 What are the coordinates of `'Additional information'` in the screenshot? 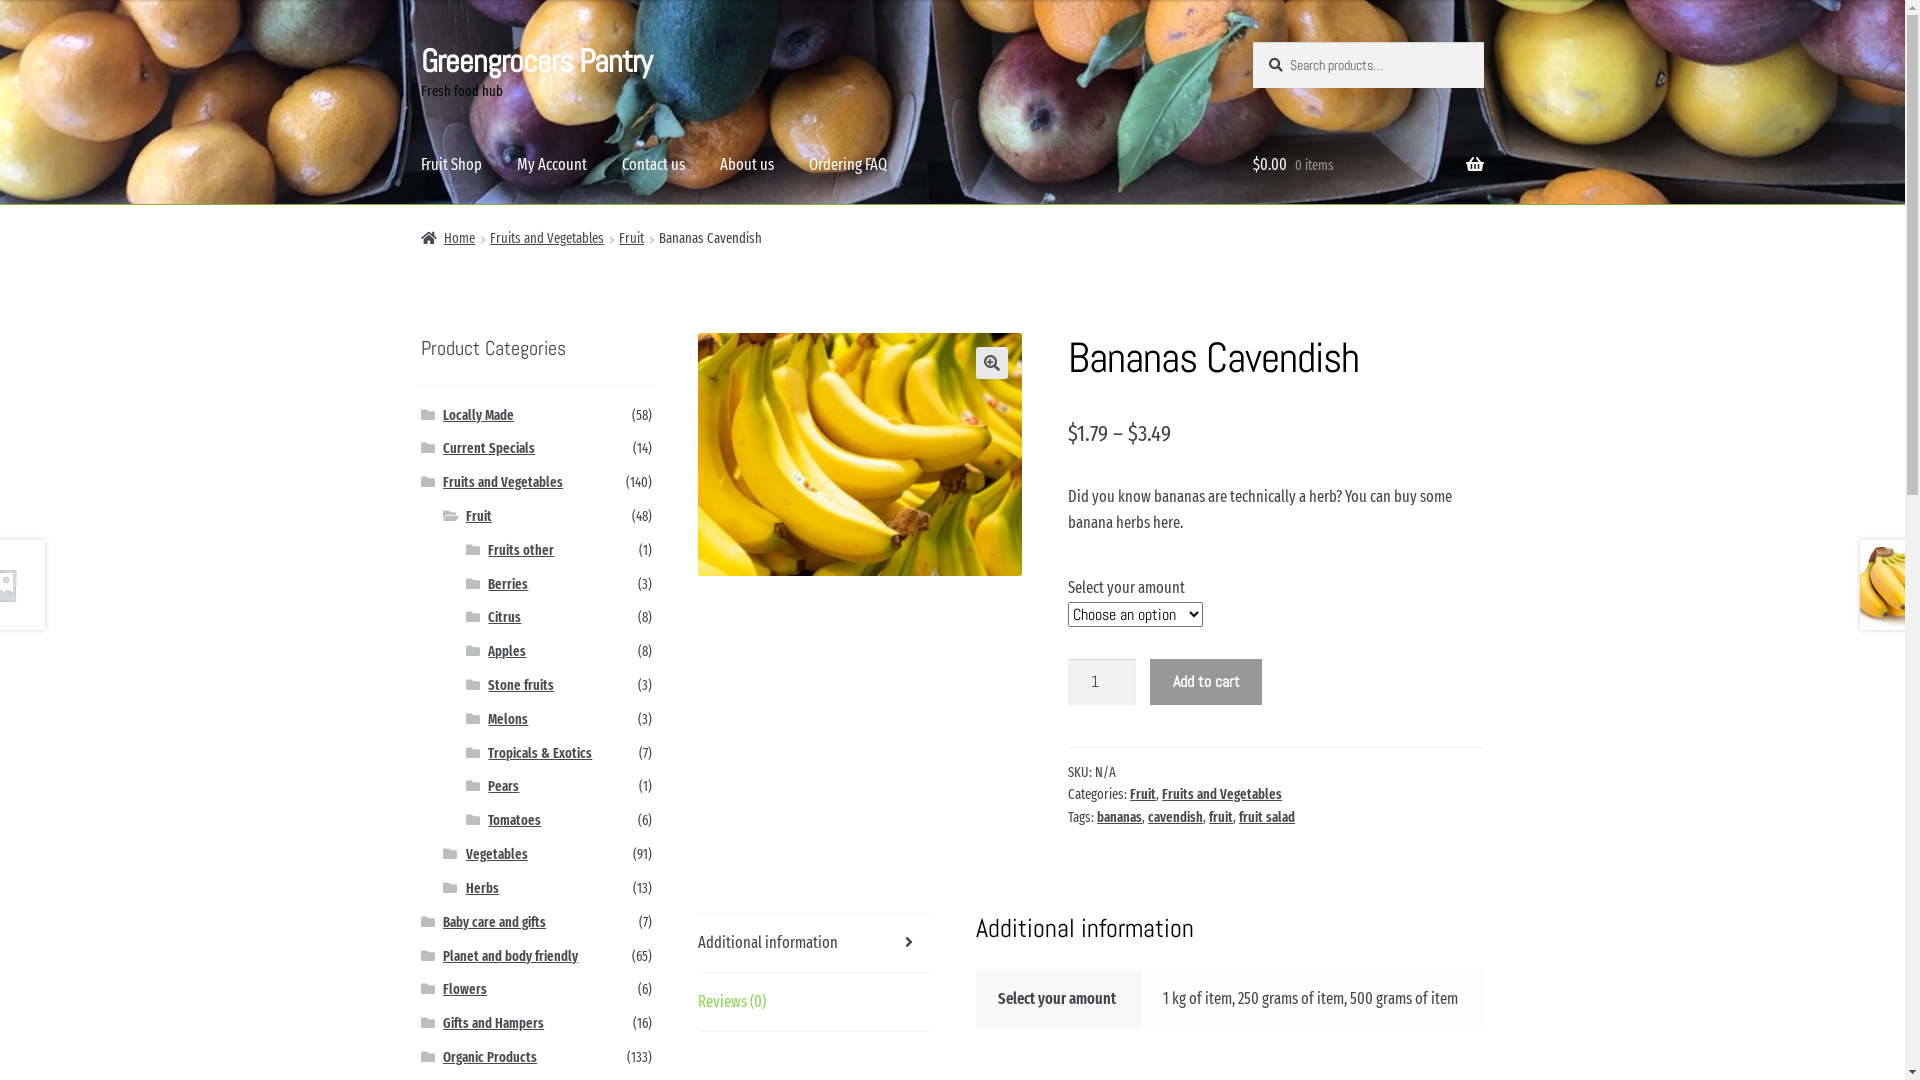 It's located at (813, 942).